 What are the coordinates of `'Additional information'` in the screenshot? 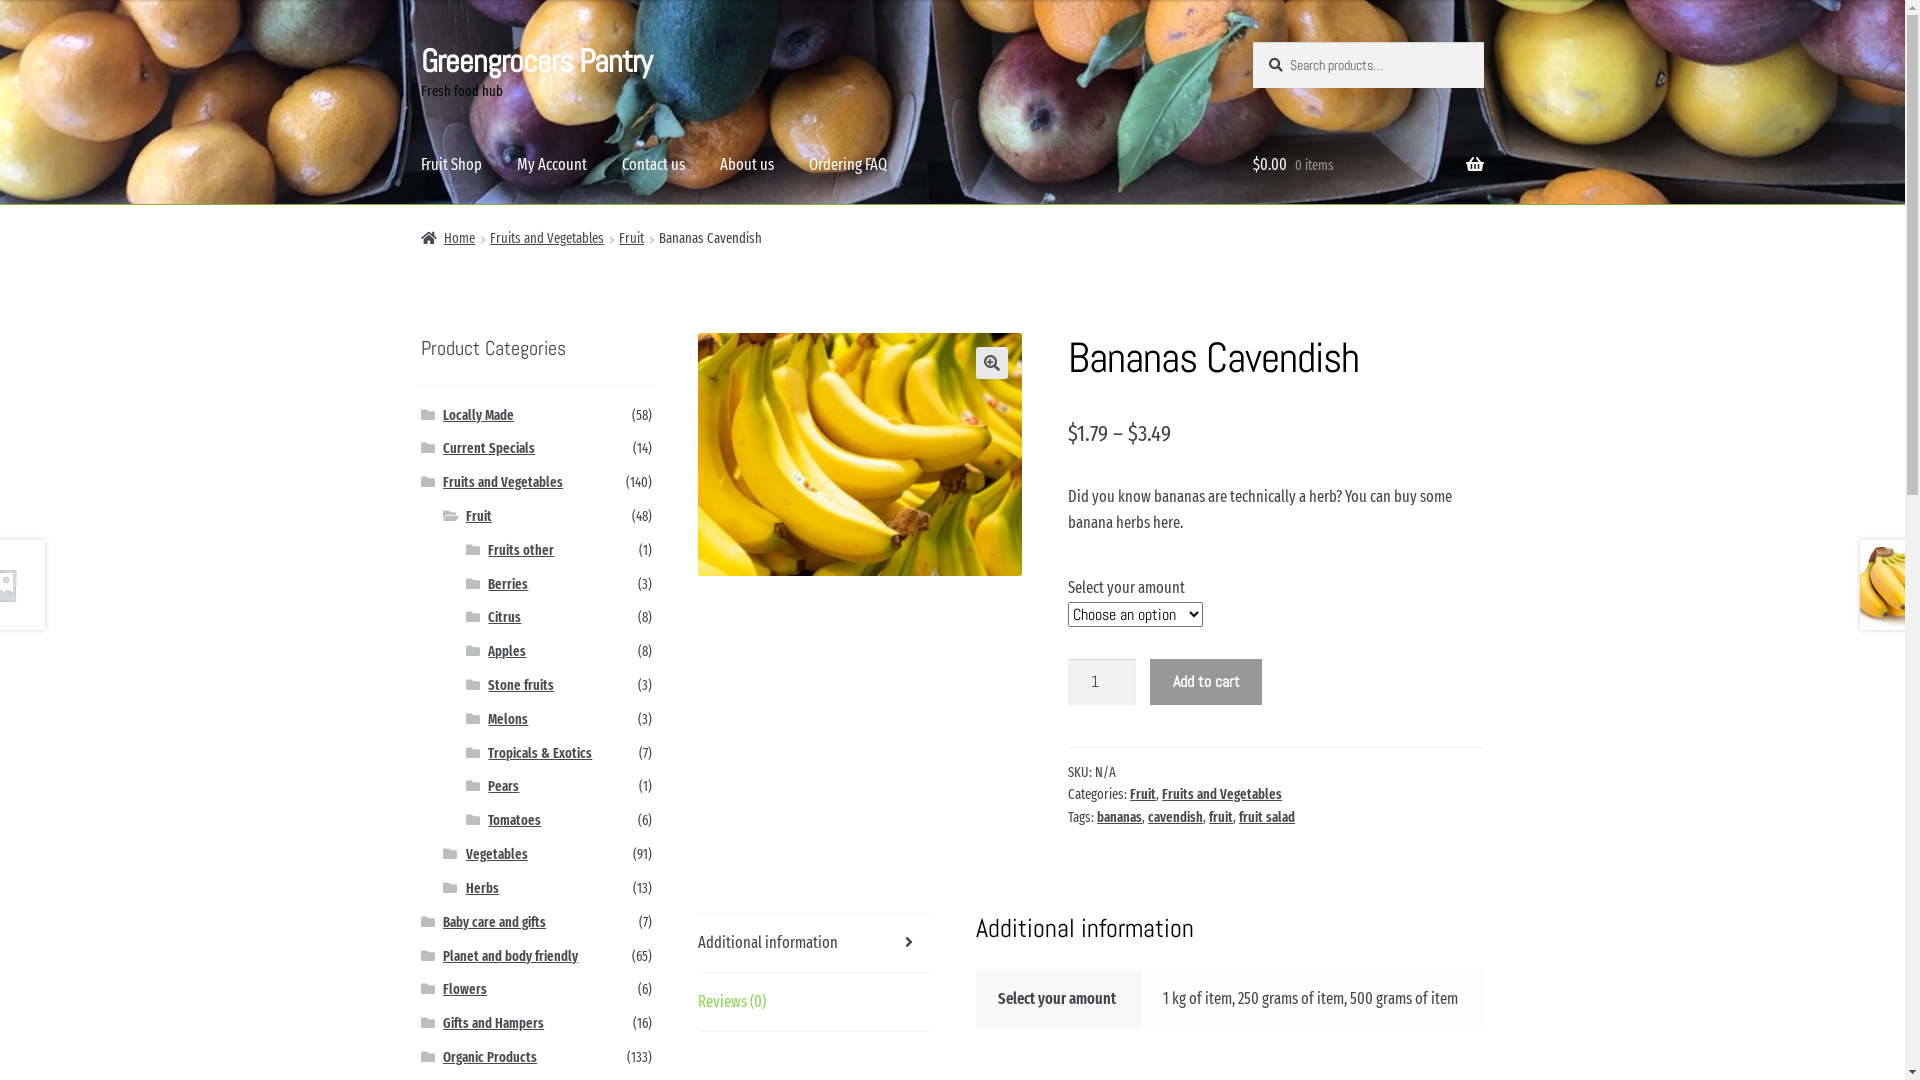 It's located at (813, 942).